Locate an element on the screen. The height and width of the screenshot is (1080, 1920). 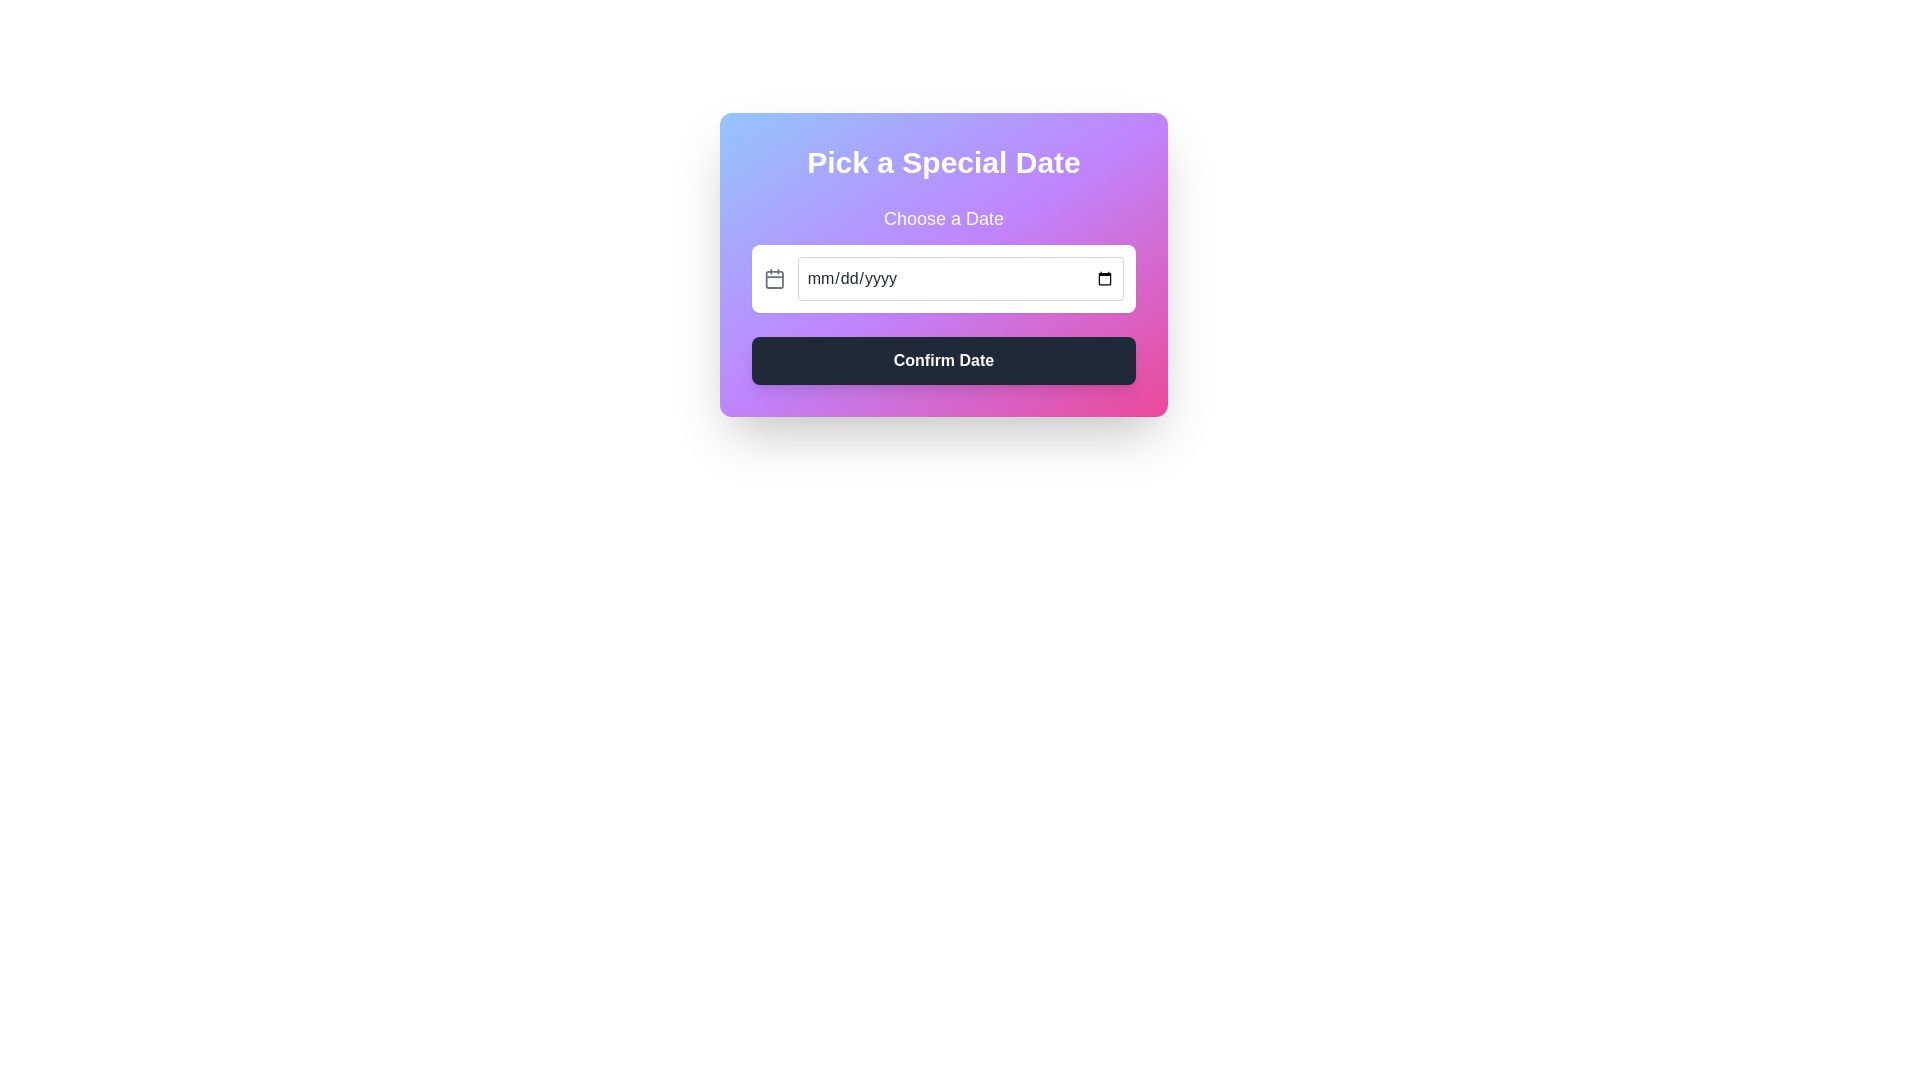
the text label that serves as a prompt for the date input field, located below the header 'Pick a Special Date' and above the date input field is located at coordinates (943, 219).